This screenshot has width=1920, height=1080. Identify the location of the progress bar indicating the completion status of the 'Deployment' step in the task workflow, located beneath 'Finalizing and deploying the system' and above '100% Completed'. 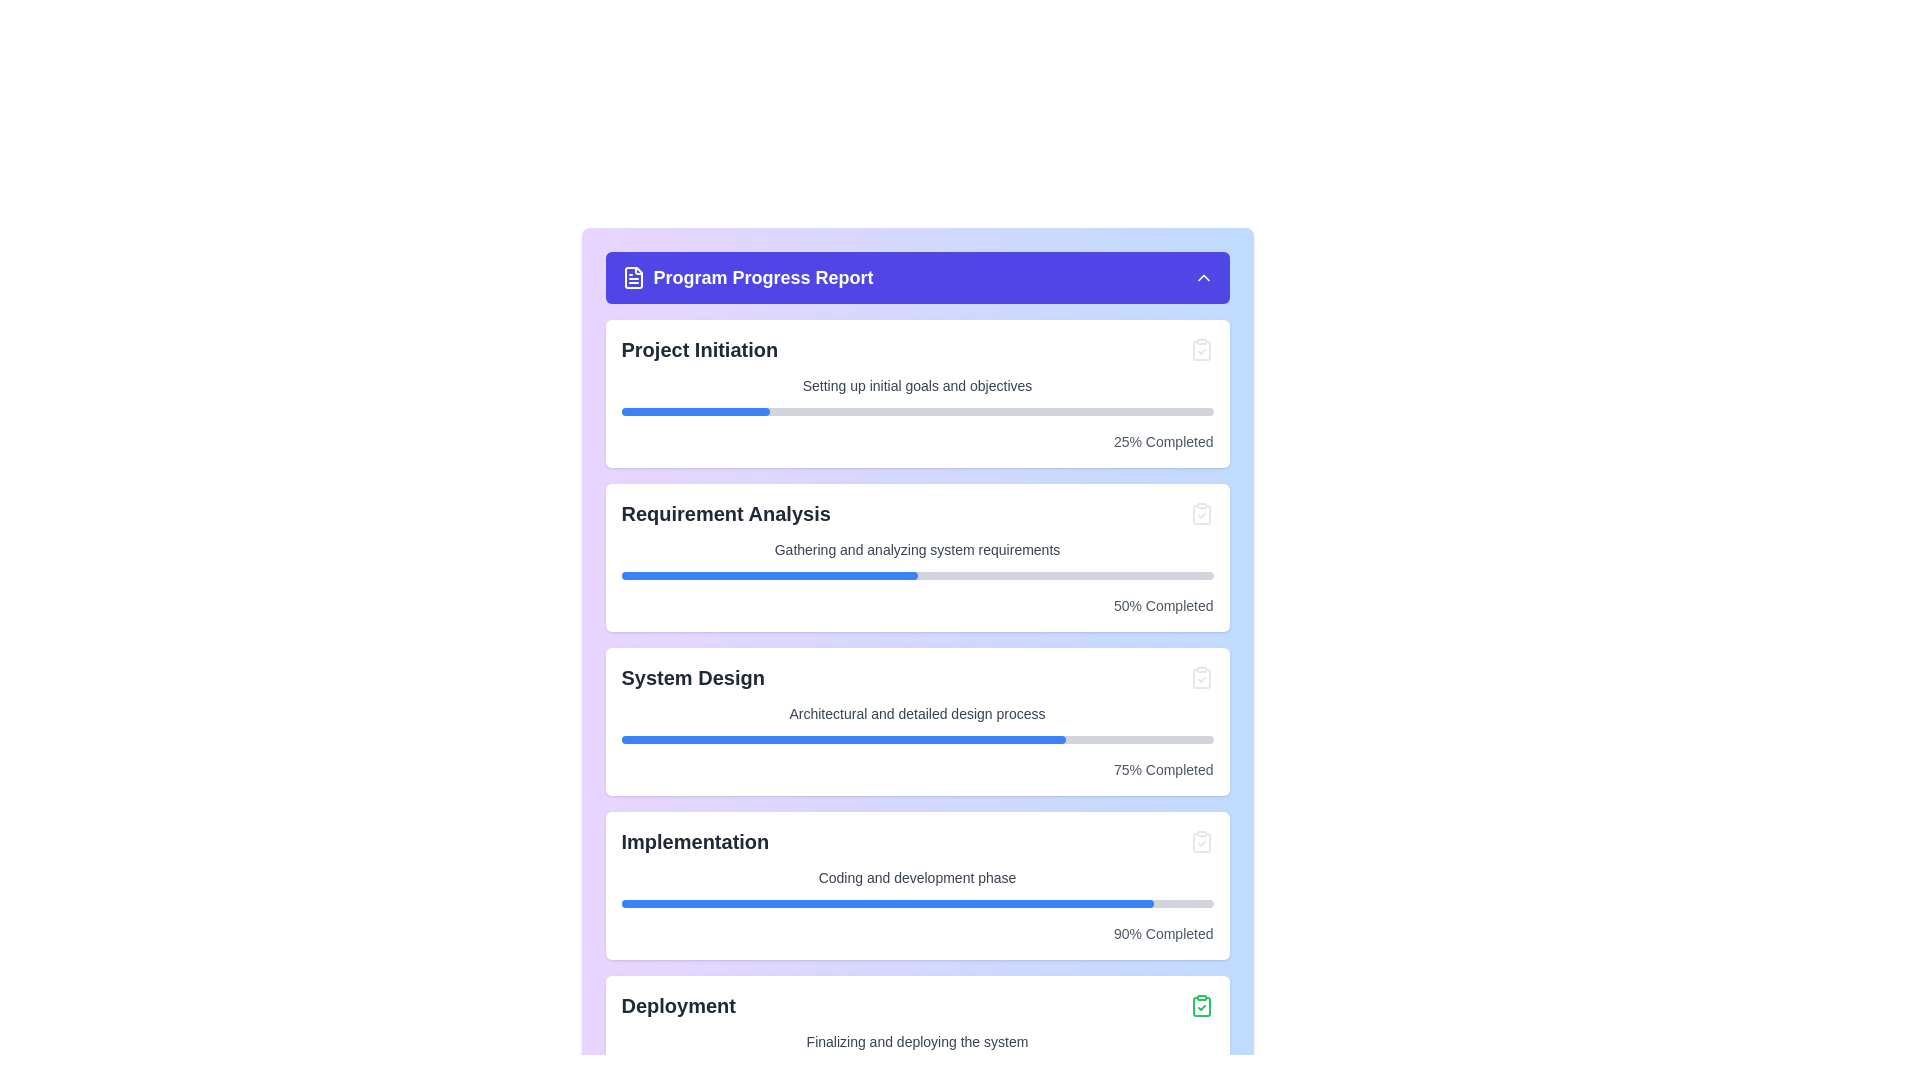
(916, 1067).